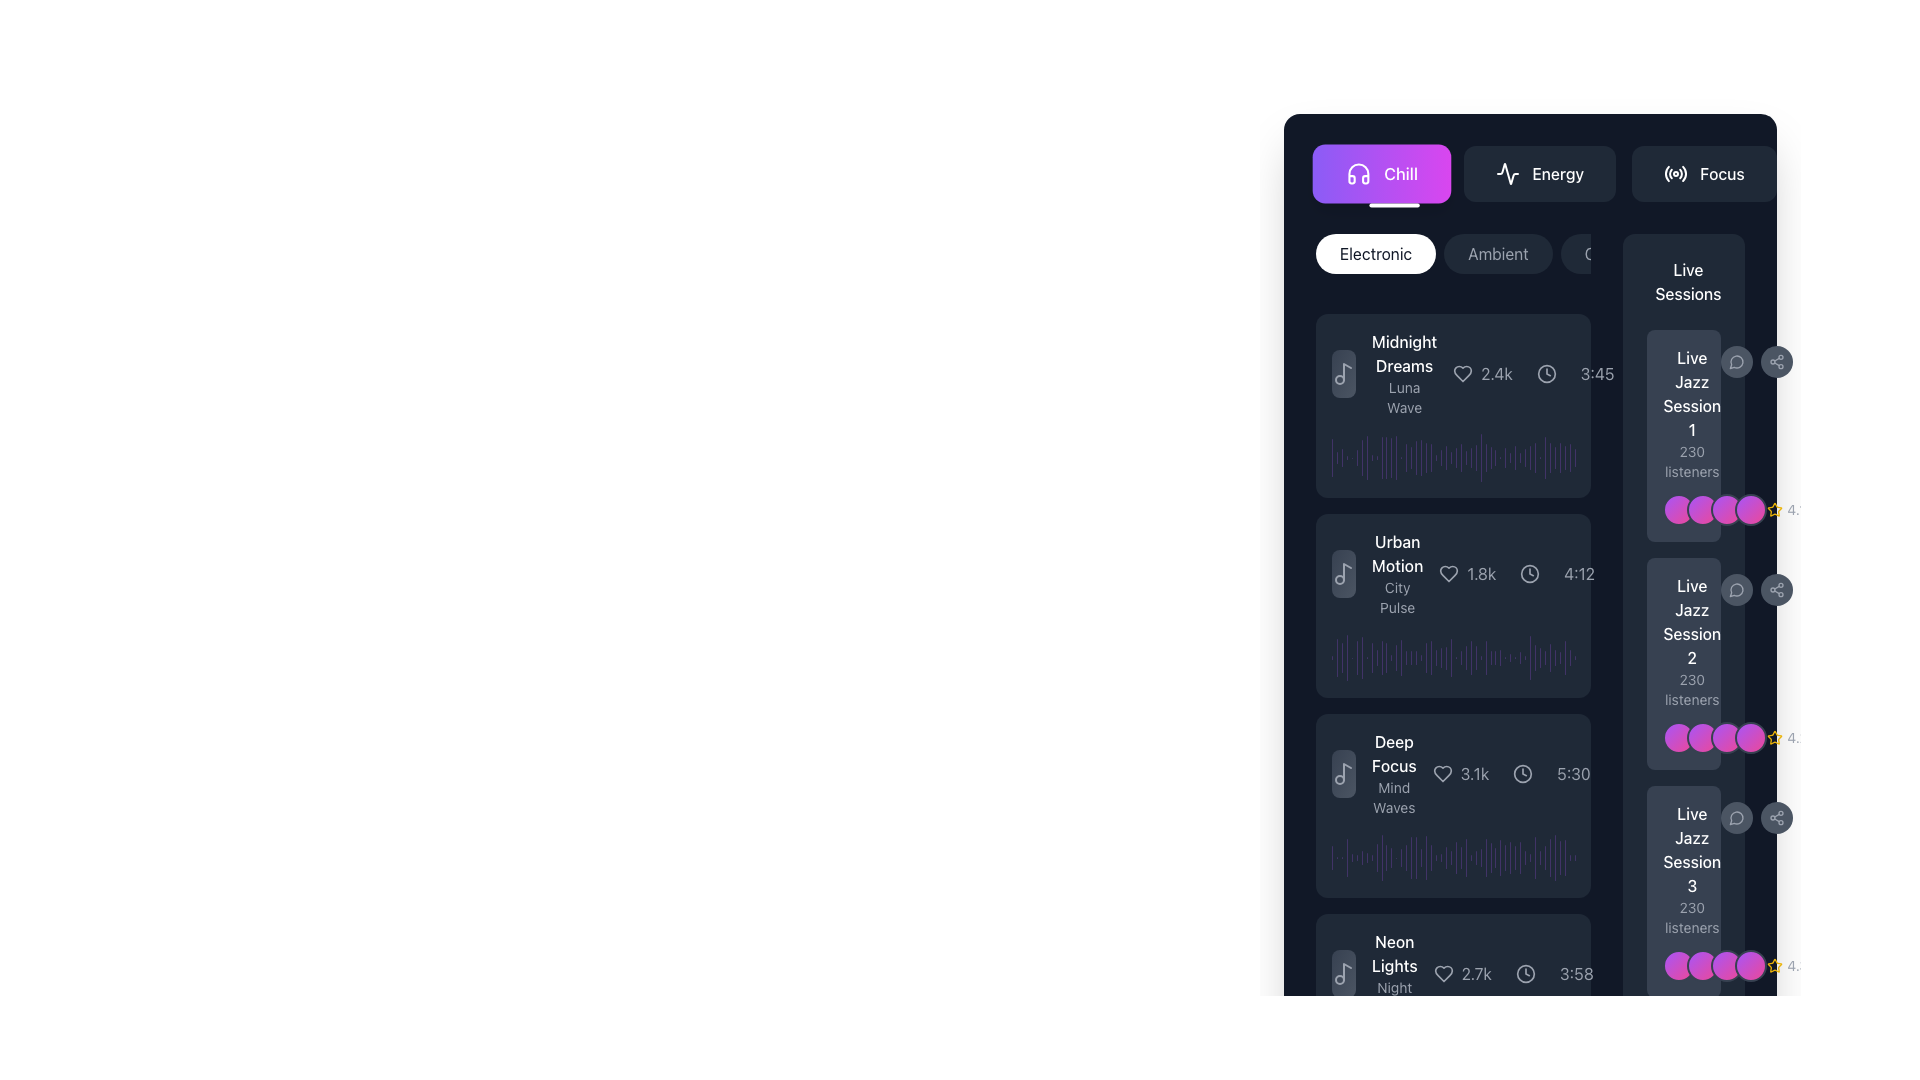 Image resolution: width=1920 pixels, height=1080 pixels. What do you see at coordinates (1750, 737) in the screenshot?
I see `the fourth circular avatar element located next` at bounding box center [1750, 737].